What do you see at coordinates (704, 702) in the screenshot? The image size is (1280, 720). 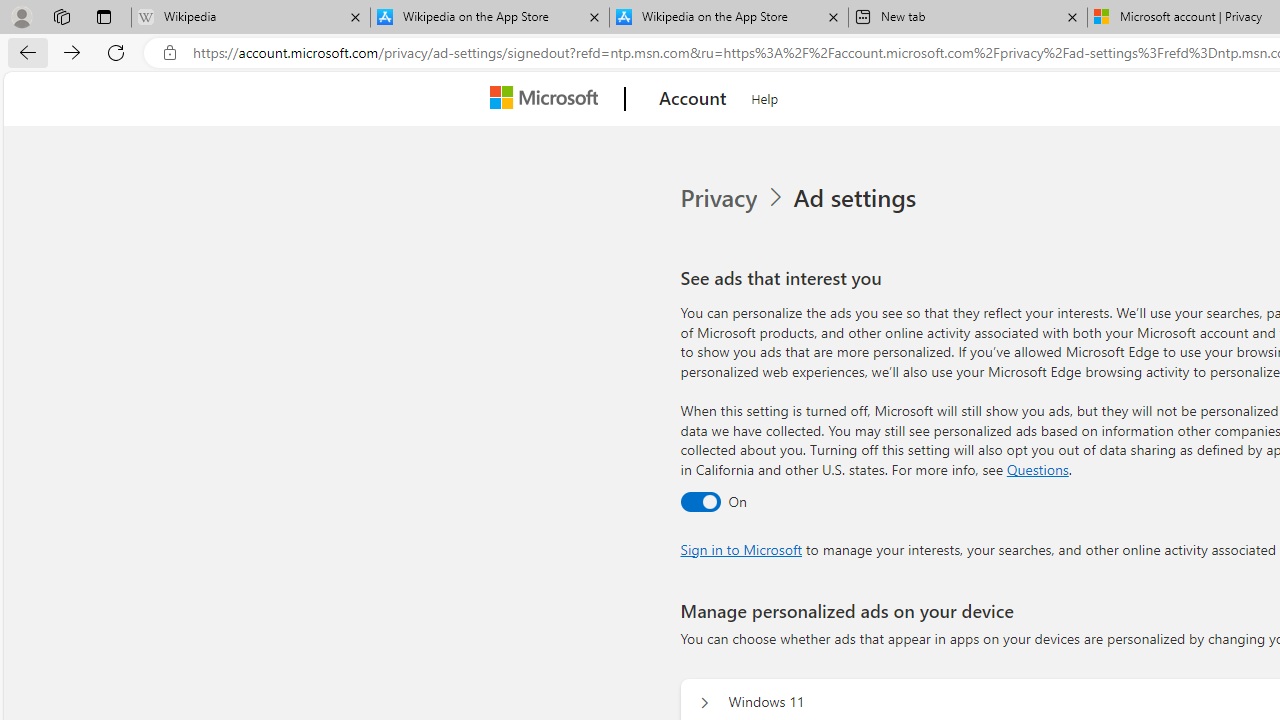 I see `'Manage personalized ads on your device Windows 11'` at bounding box center [704, 702].